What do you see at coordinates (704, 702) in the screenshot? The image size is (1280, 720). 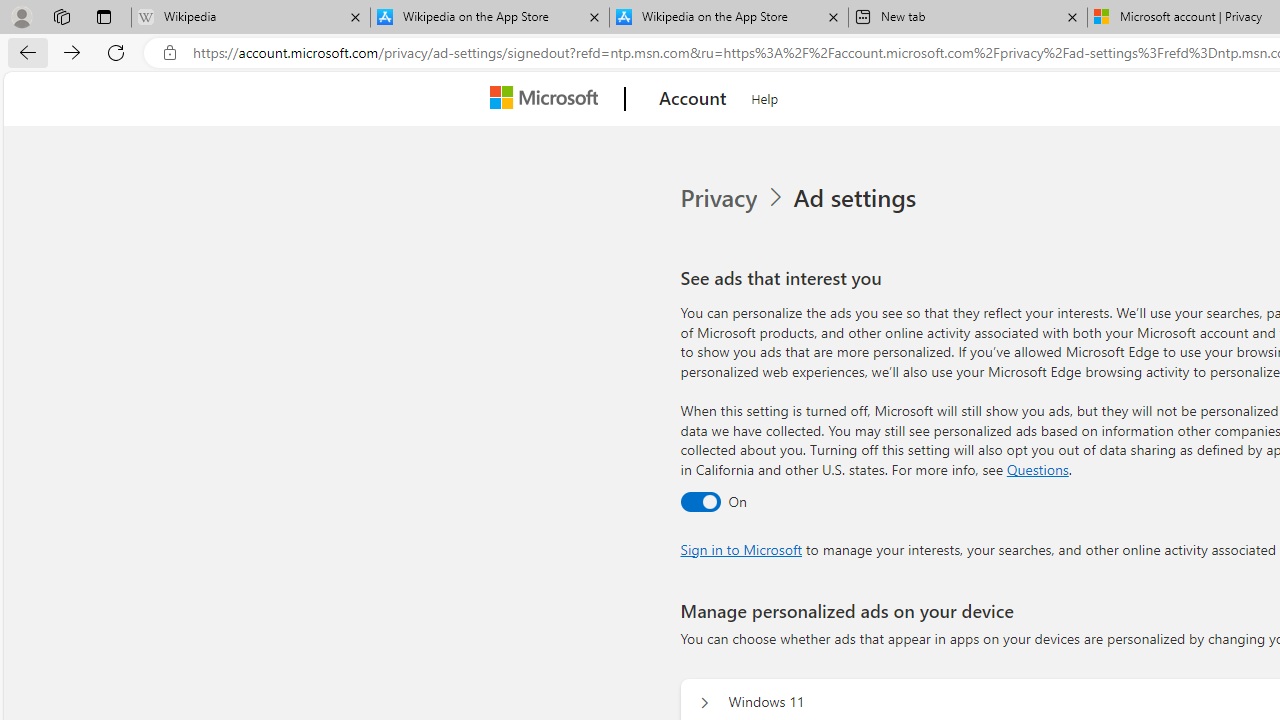 I see `'Manage personalized ads on your device Windows 11'` at bounding box center [704, 702].